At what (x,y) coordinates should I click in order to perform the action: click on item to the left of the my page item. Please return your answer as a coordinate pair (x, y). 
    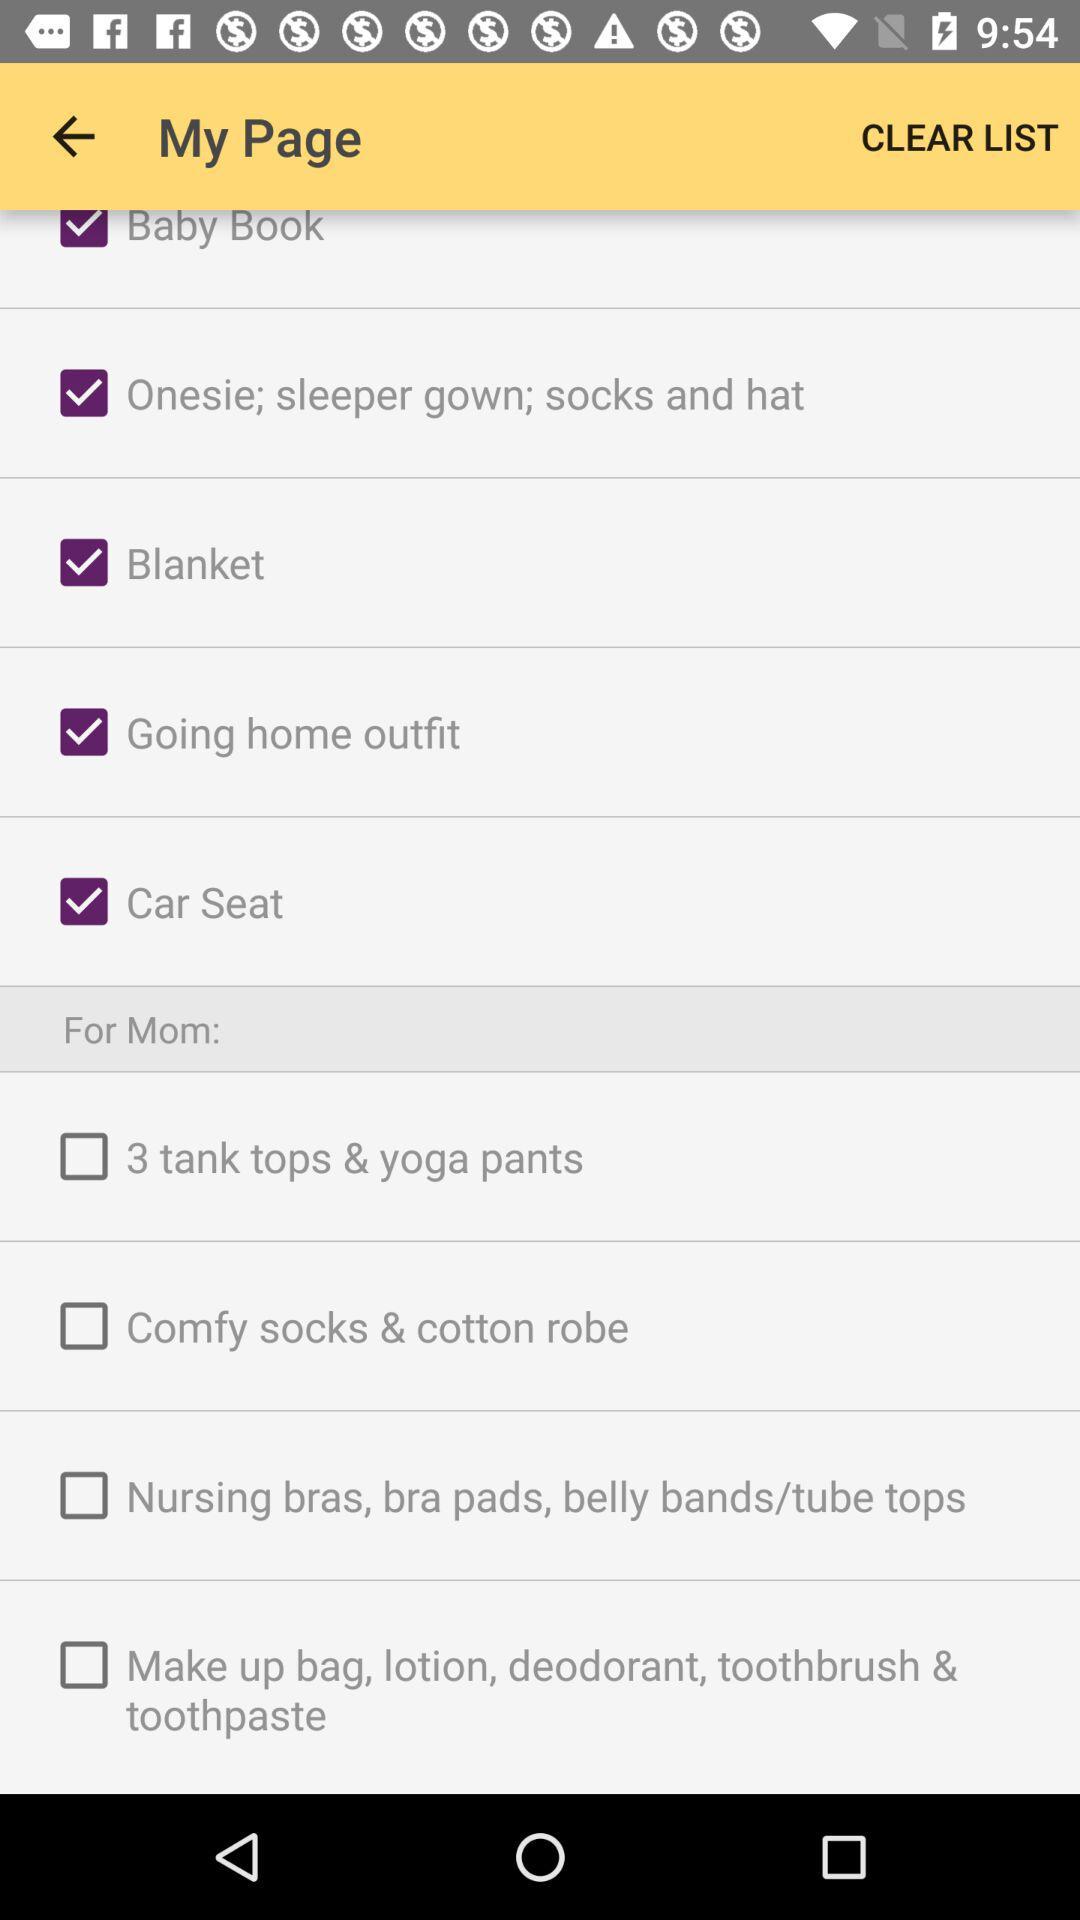
    Looking at the image, I should click on (72, 135).